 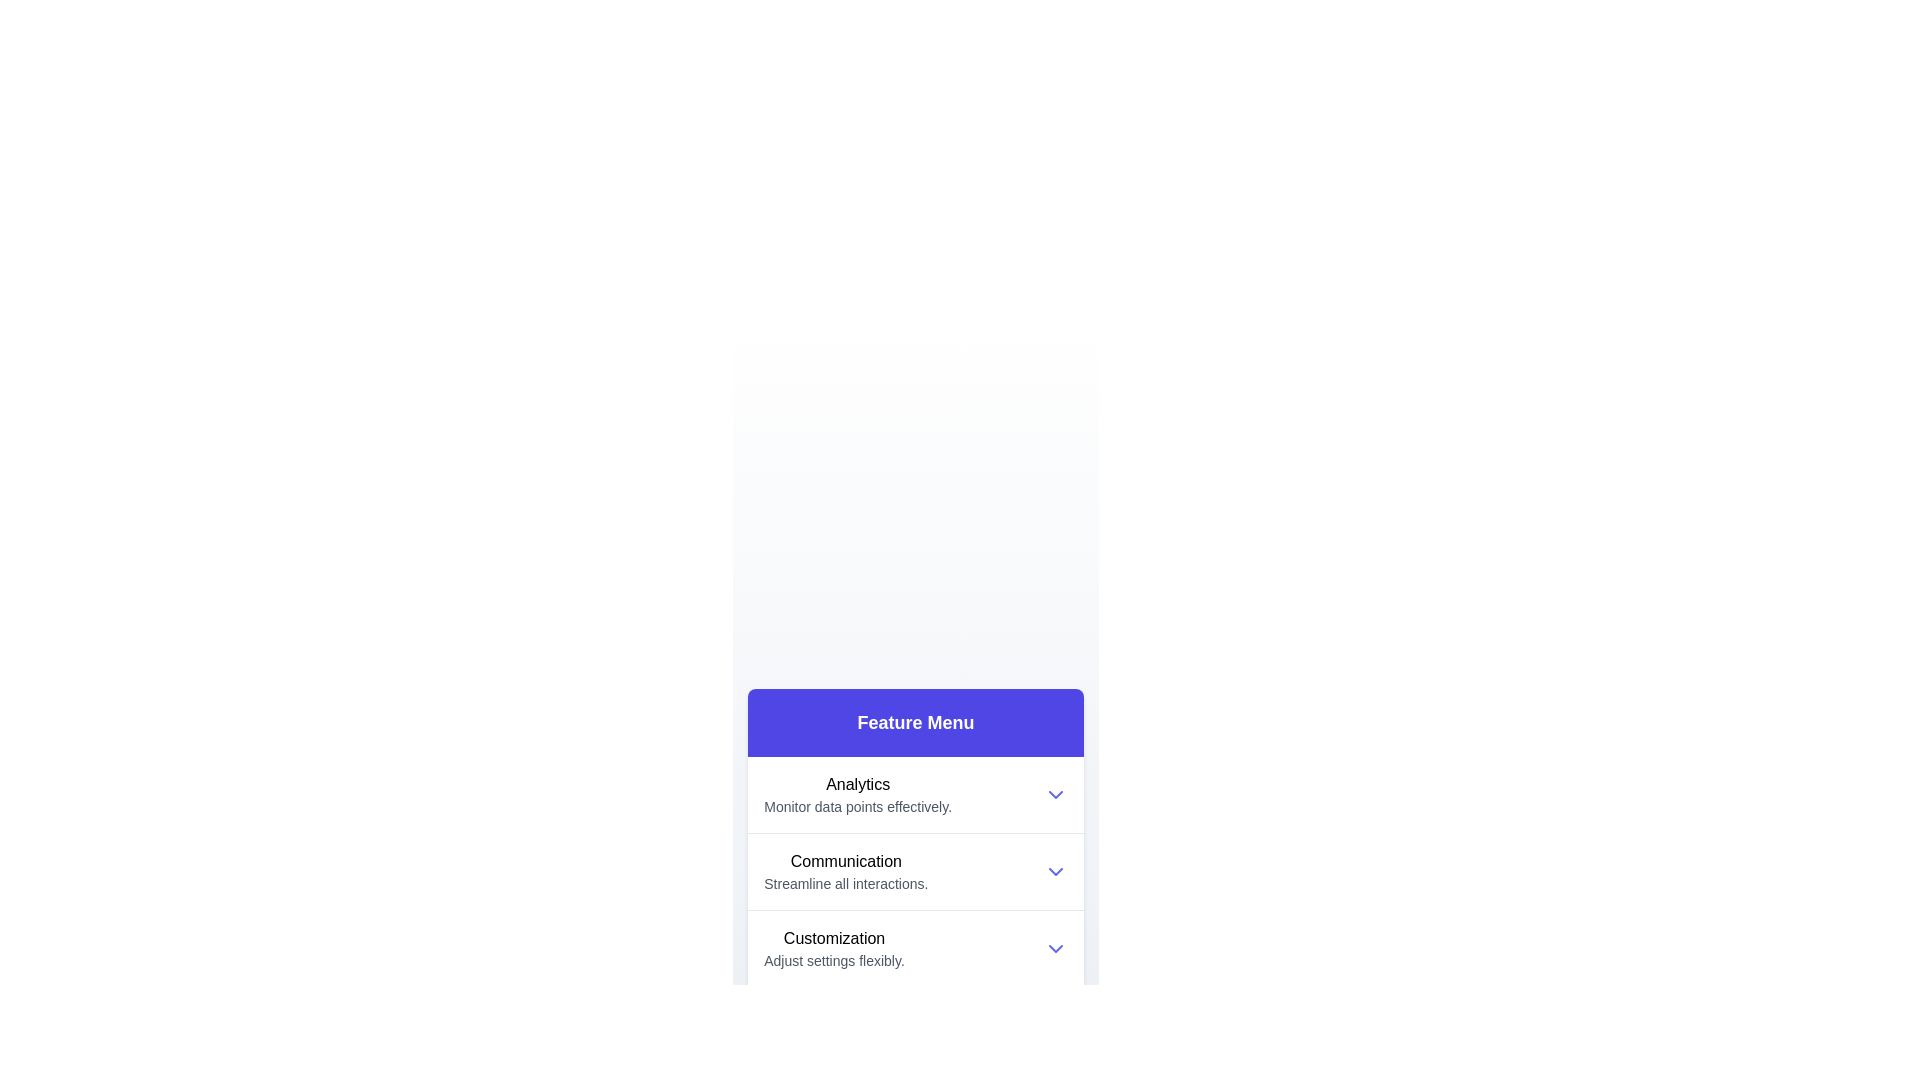 I want to click on the Customization icon to expand its subcategories, so click(x=834, y=947).